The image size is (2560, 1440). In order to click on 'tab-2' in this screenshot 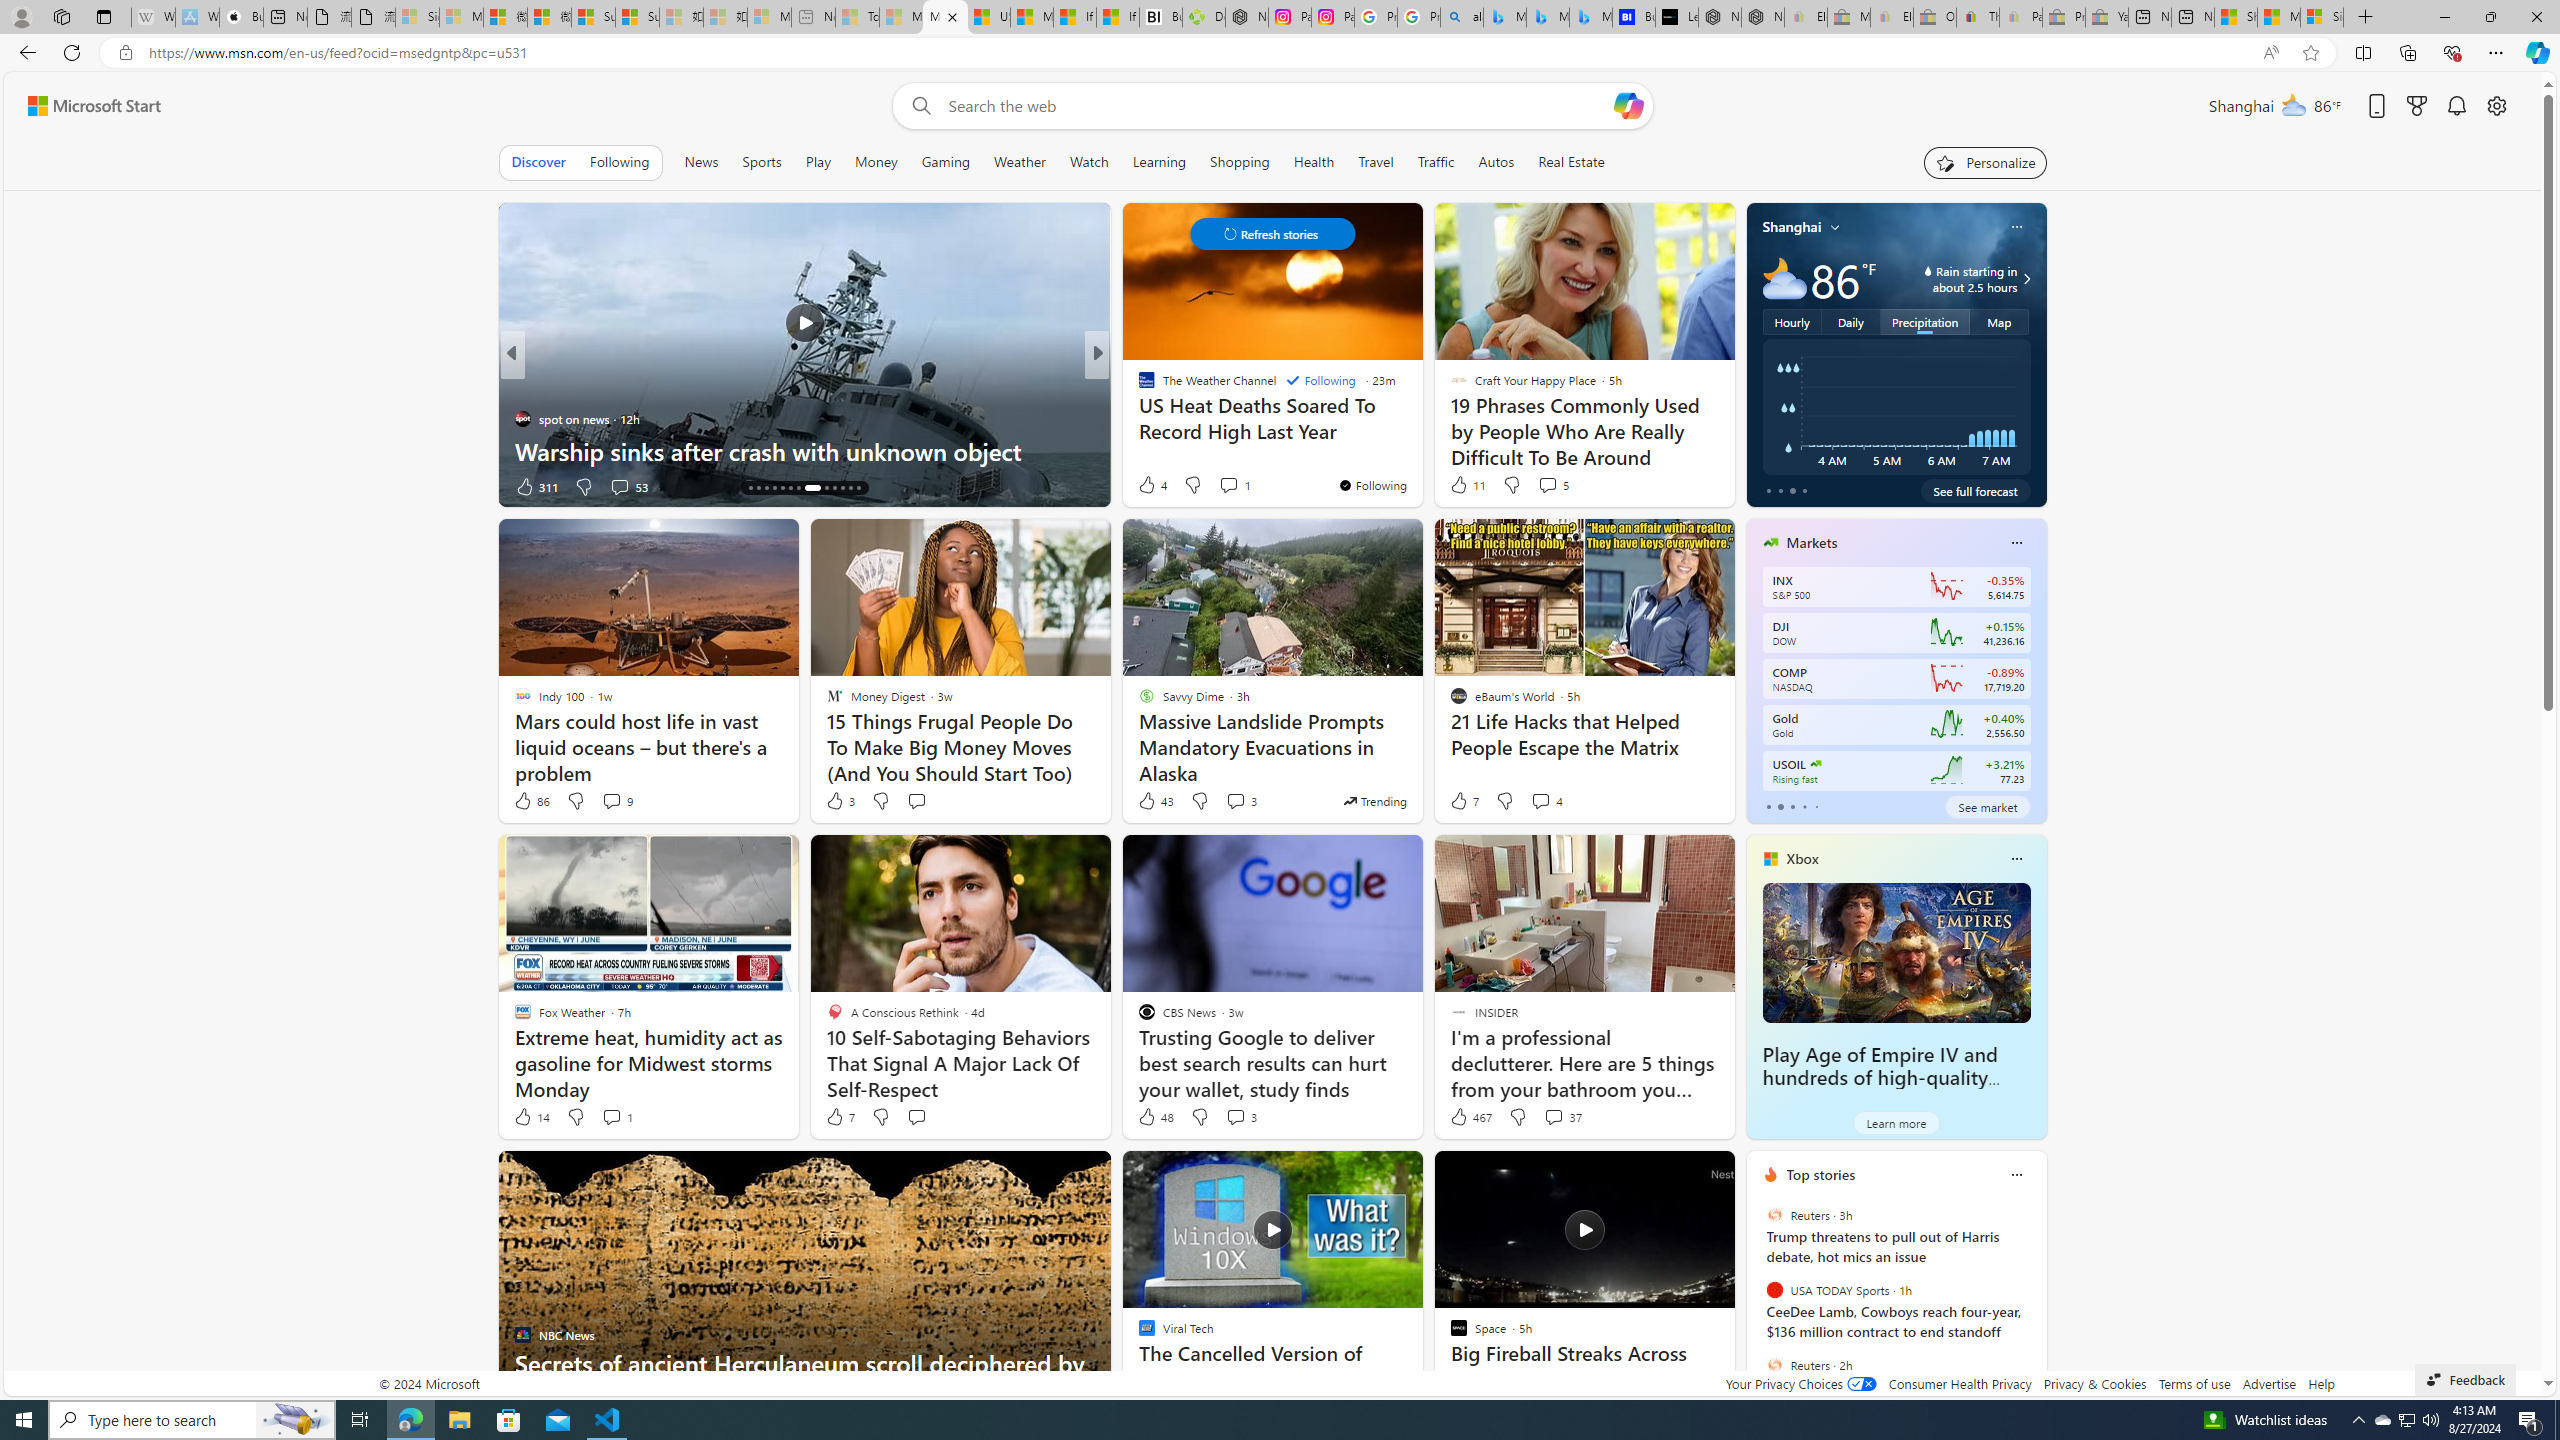, I will do `click(1793, 807)`.